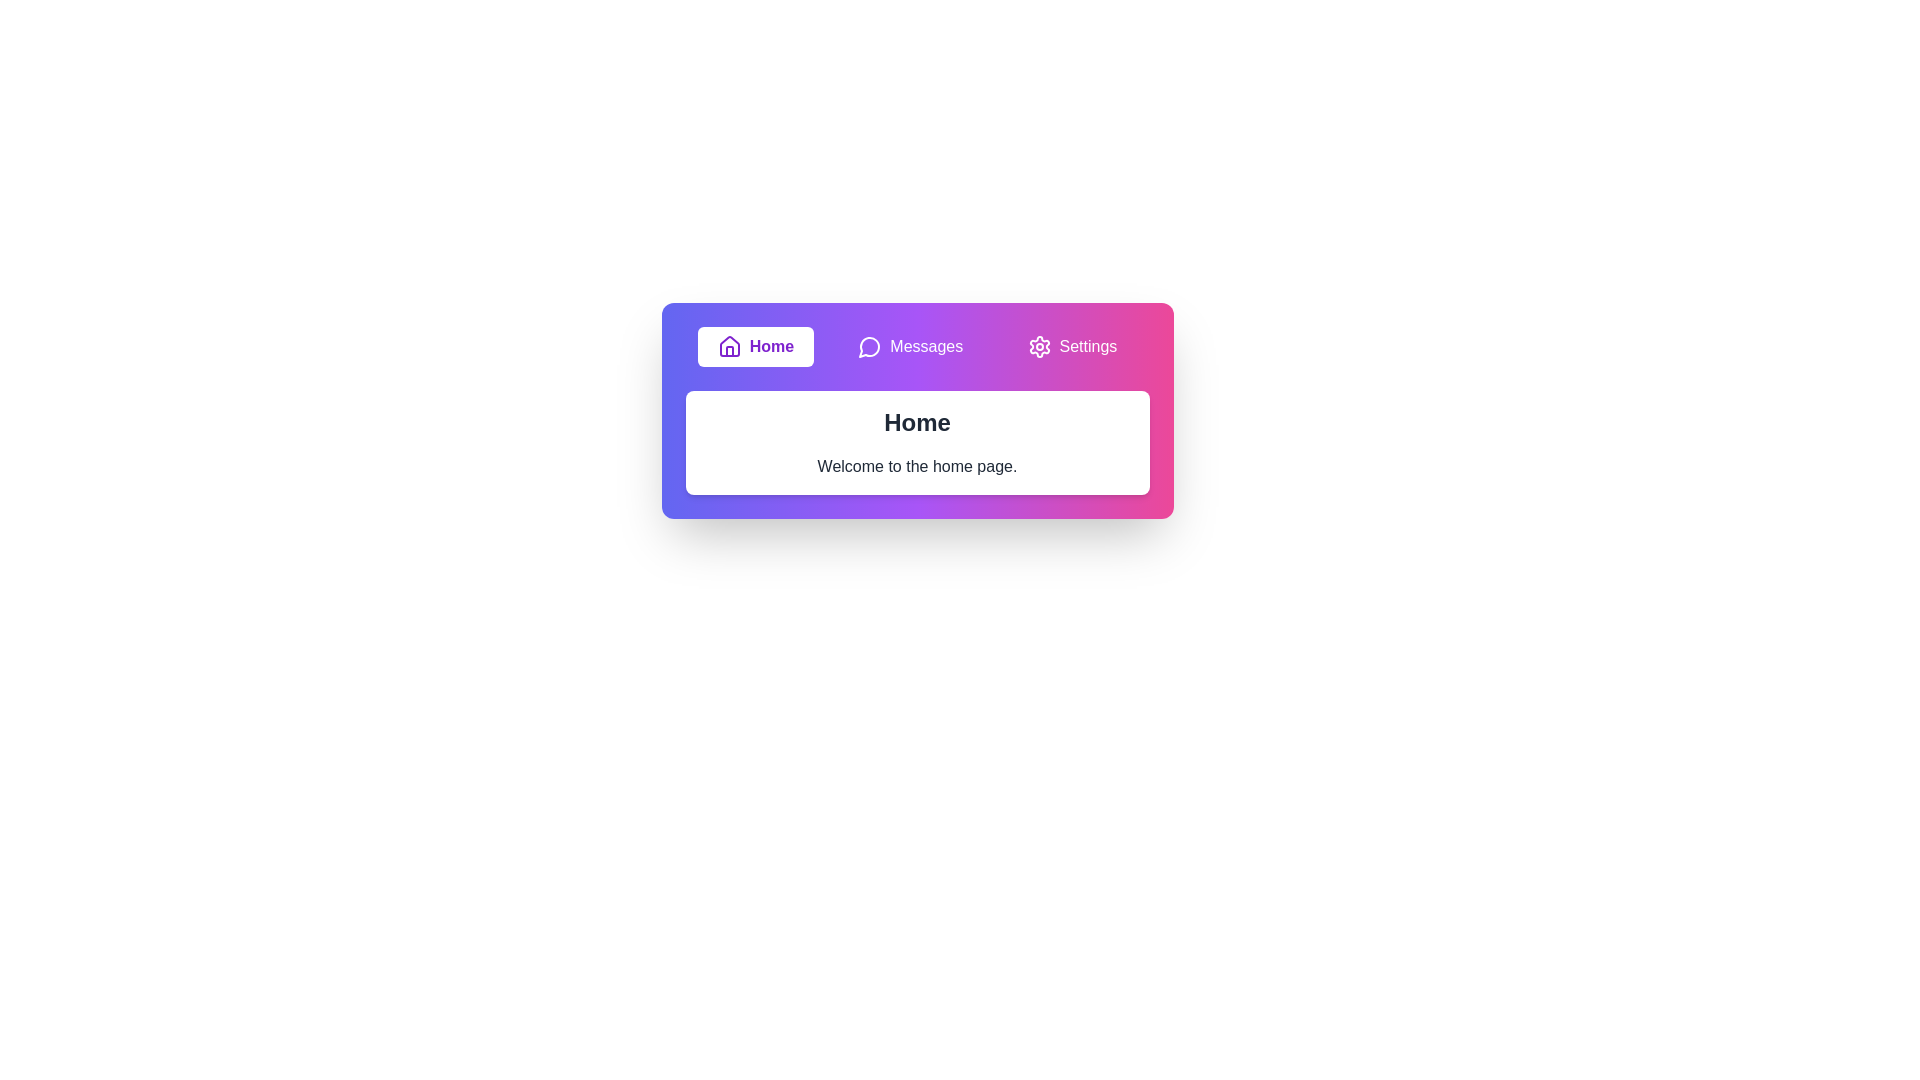  I want to click on the chat icon, which is a circular graphic positioned in the second slot of the top center navigational interface, so click(869, 346).